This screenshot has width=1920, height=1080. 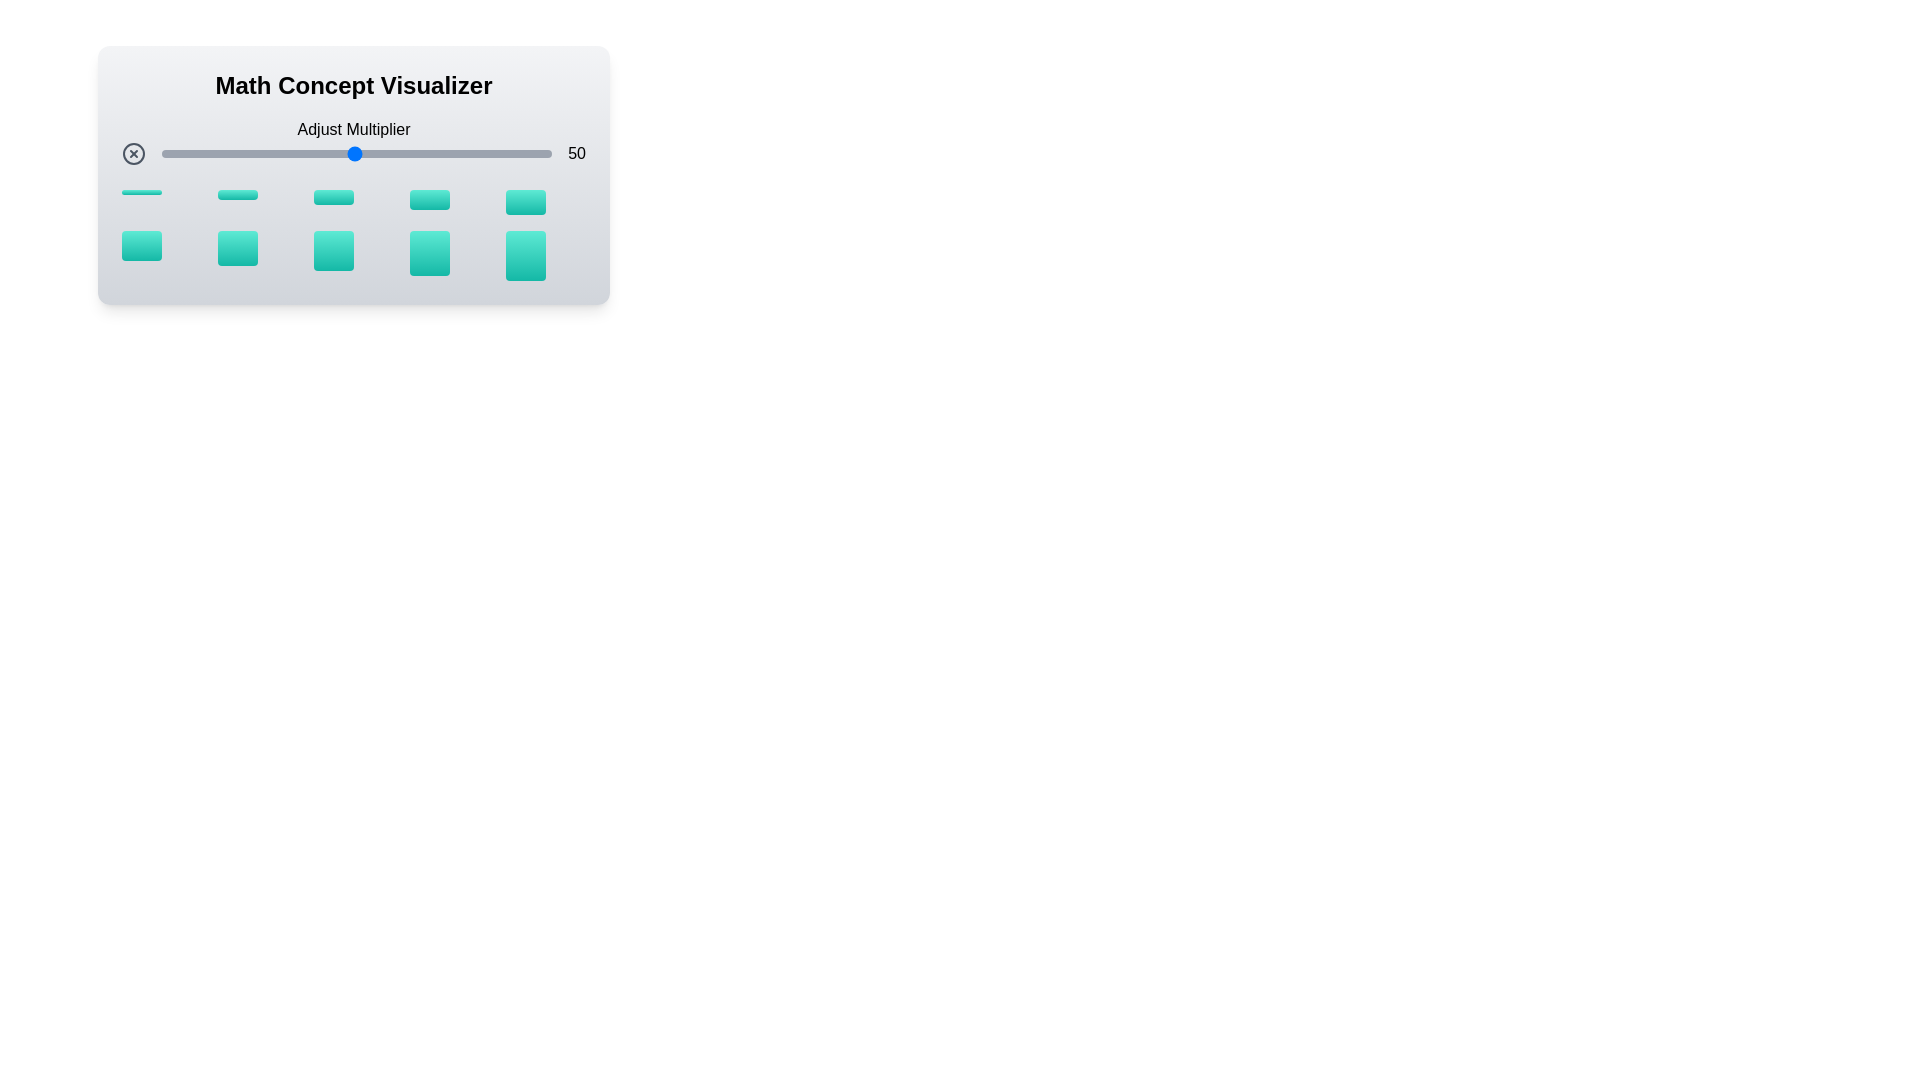 What do you see at coordinates (394, 153) in the screenshot?
I see `the multiplier slider to set the value to 60` at bounding box center [394, 153].